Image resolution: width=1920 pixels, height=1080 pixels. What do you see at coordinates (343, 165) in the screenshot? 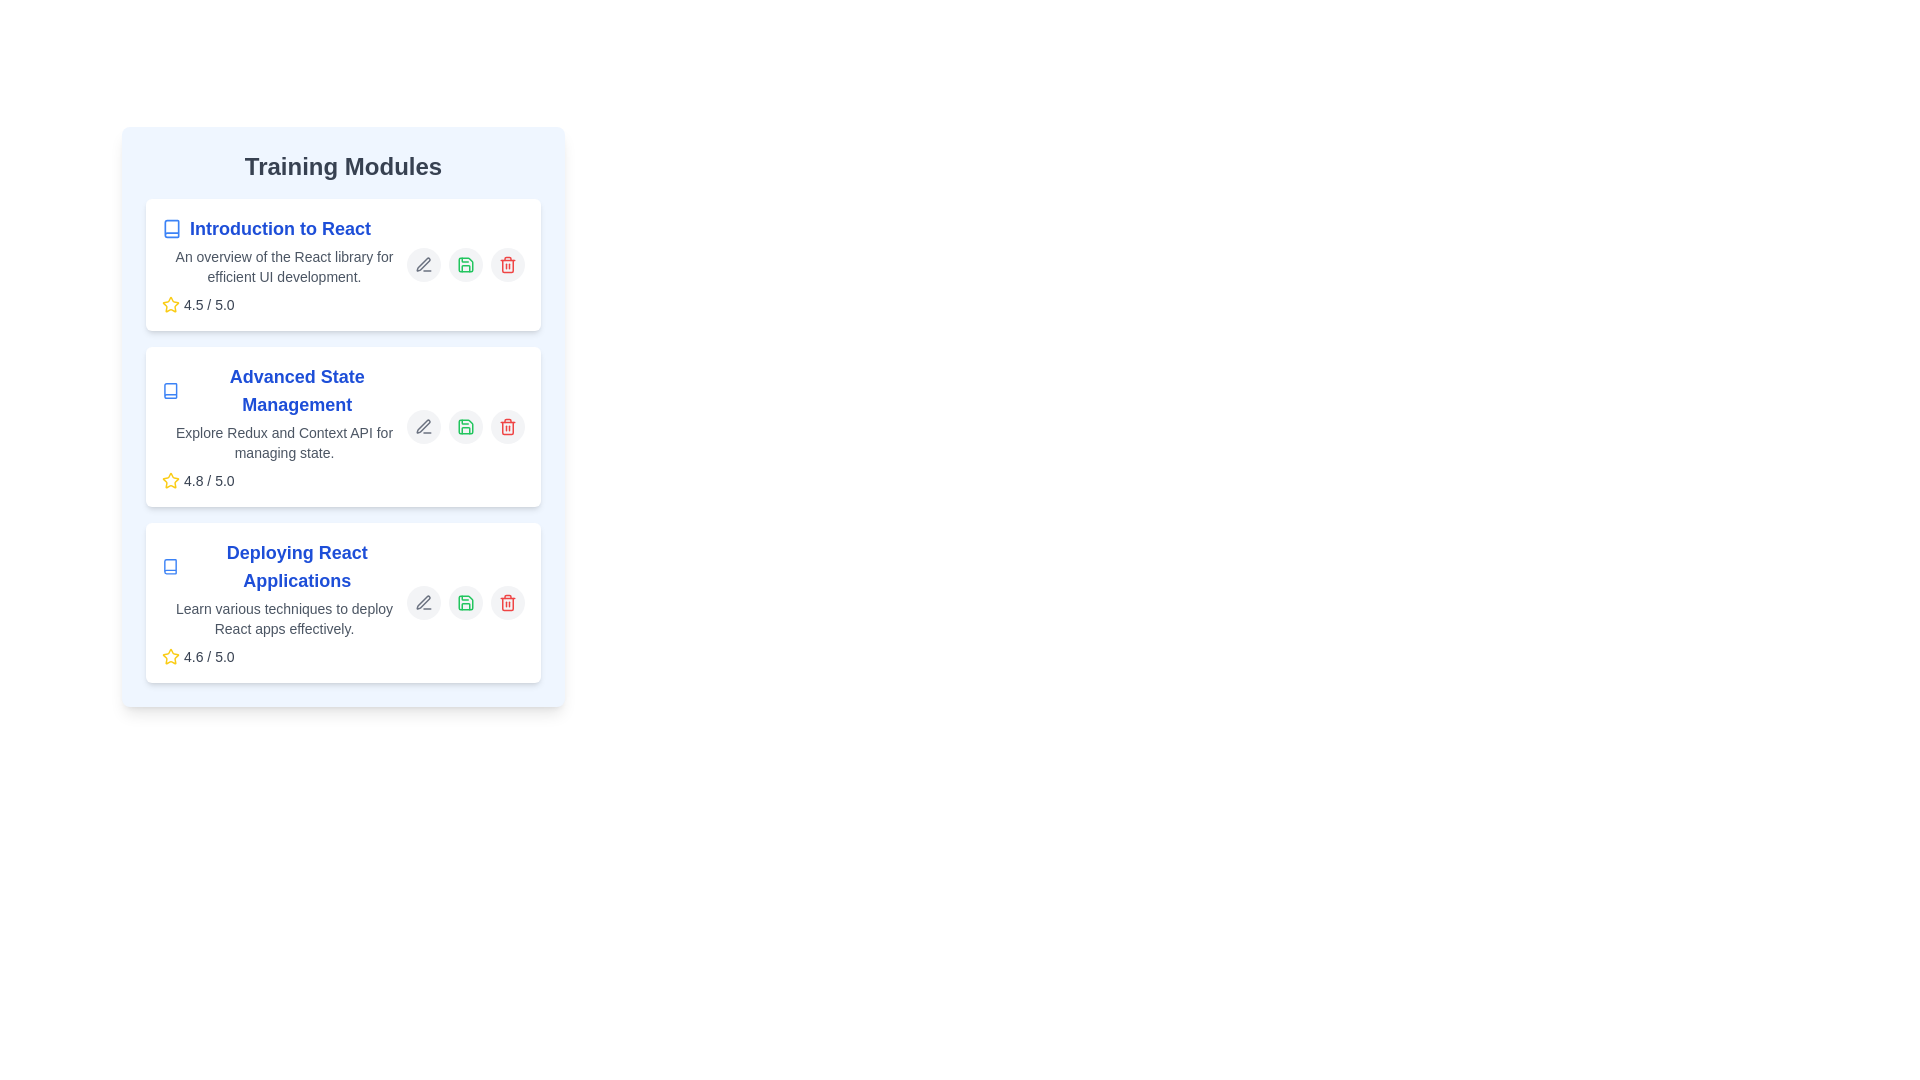
I see `title text located at the top of the panel, centered horizontally, which provides a clear description of the content below it` at bounding box center [343, 165].